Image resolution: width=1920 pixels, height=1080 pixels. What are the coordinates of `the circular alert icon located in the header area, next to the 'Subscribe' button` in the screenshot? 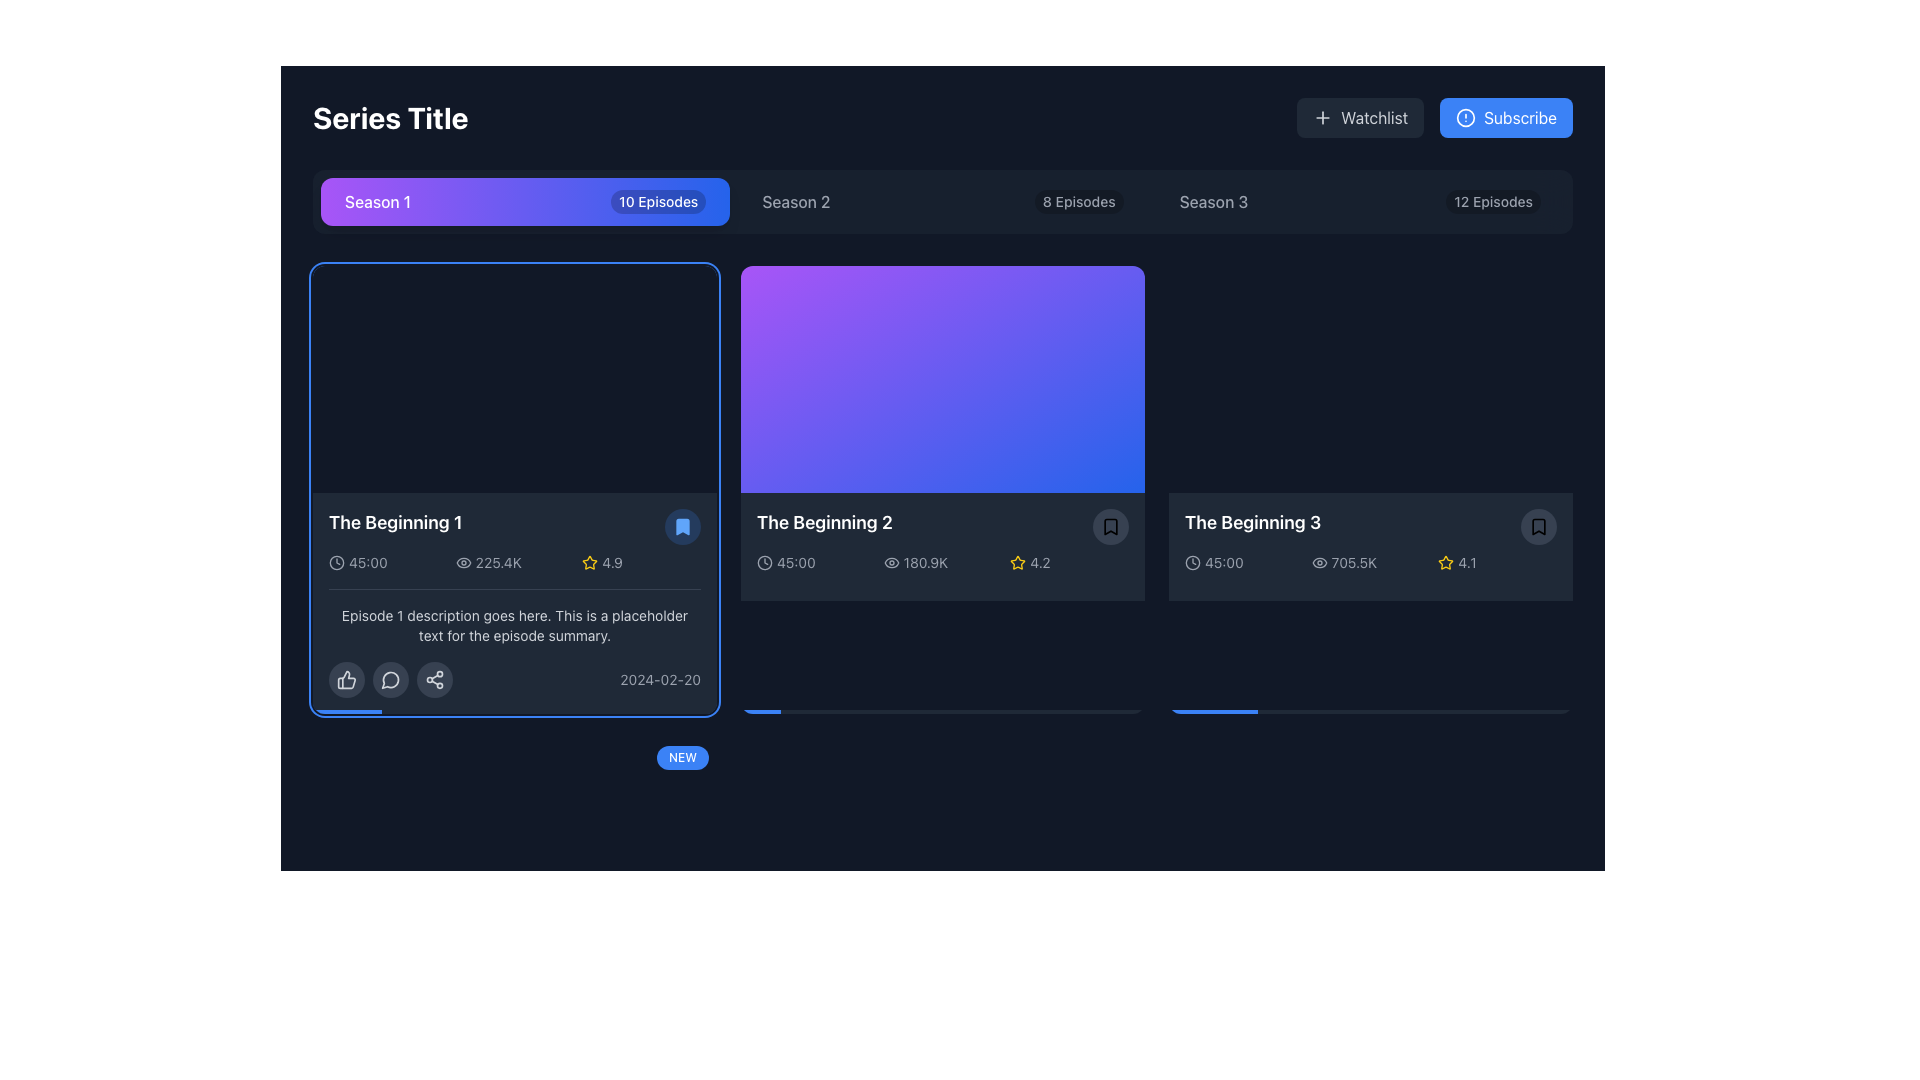 It's located at (1466, 118).